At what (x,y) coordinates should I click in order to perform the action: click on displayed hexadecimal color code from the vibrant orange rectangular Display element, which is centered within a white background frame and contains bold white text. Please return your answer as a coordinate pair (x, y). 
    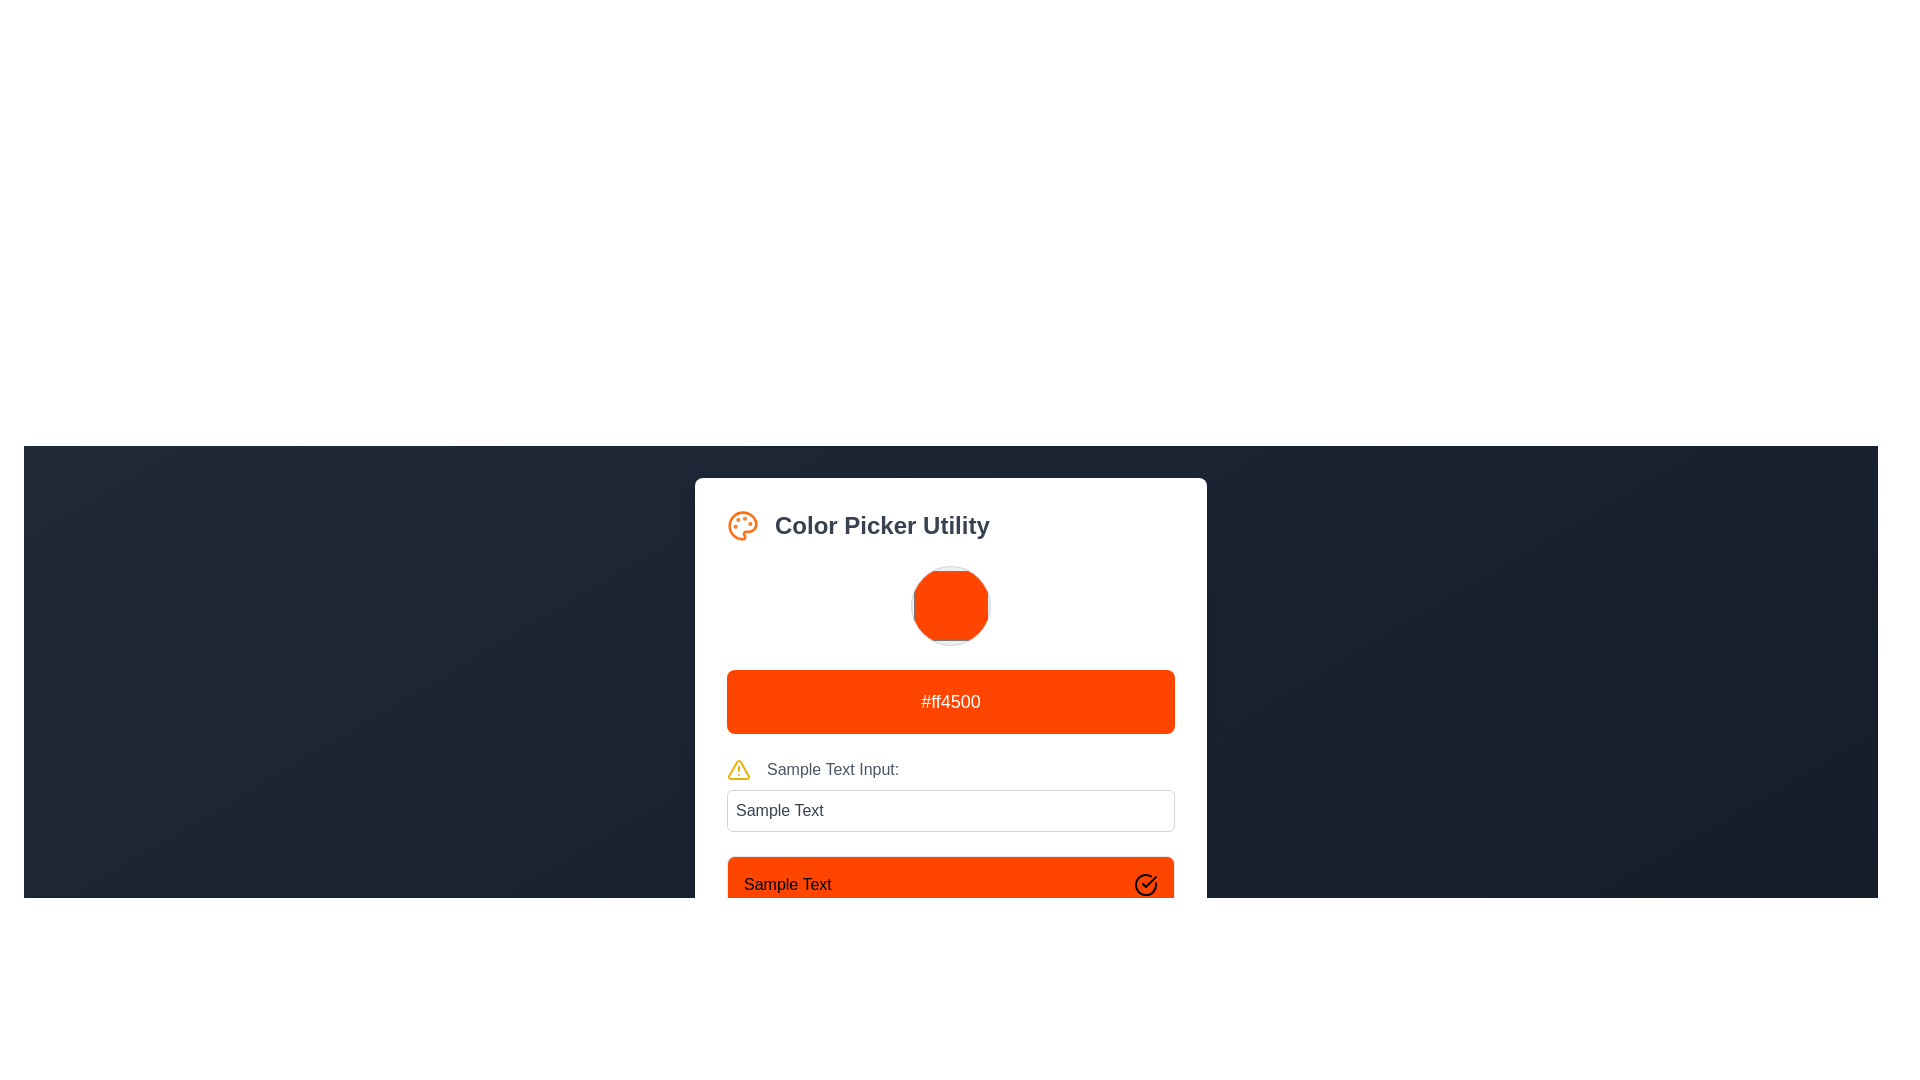
    Looking at the image, I should click on (949, 711).